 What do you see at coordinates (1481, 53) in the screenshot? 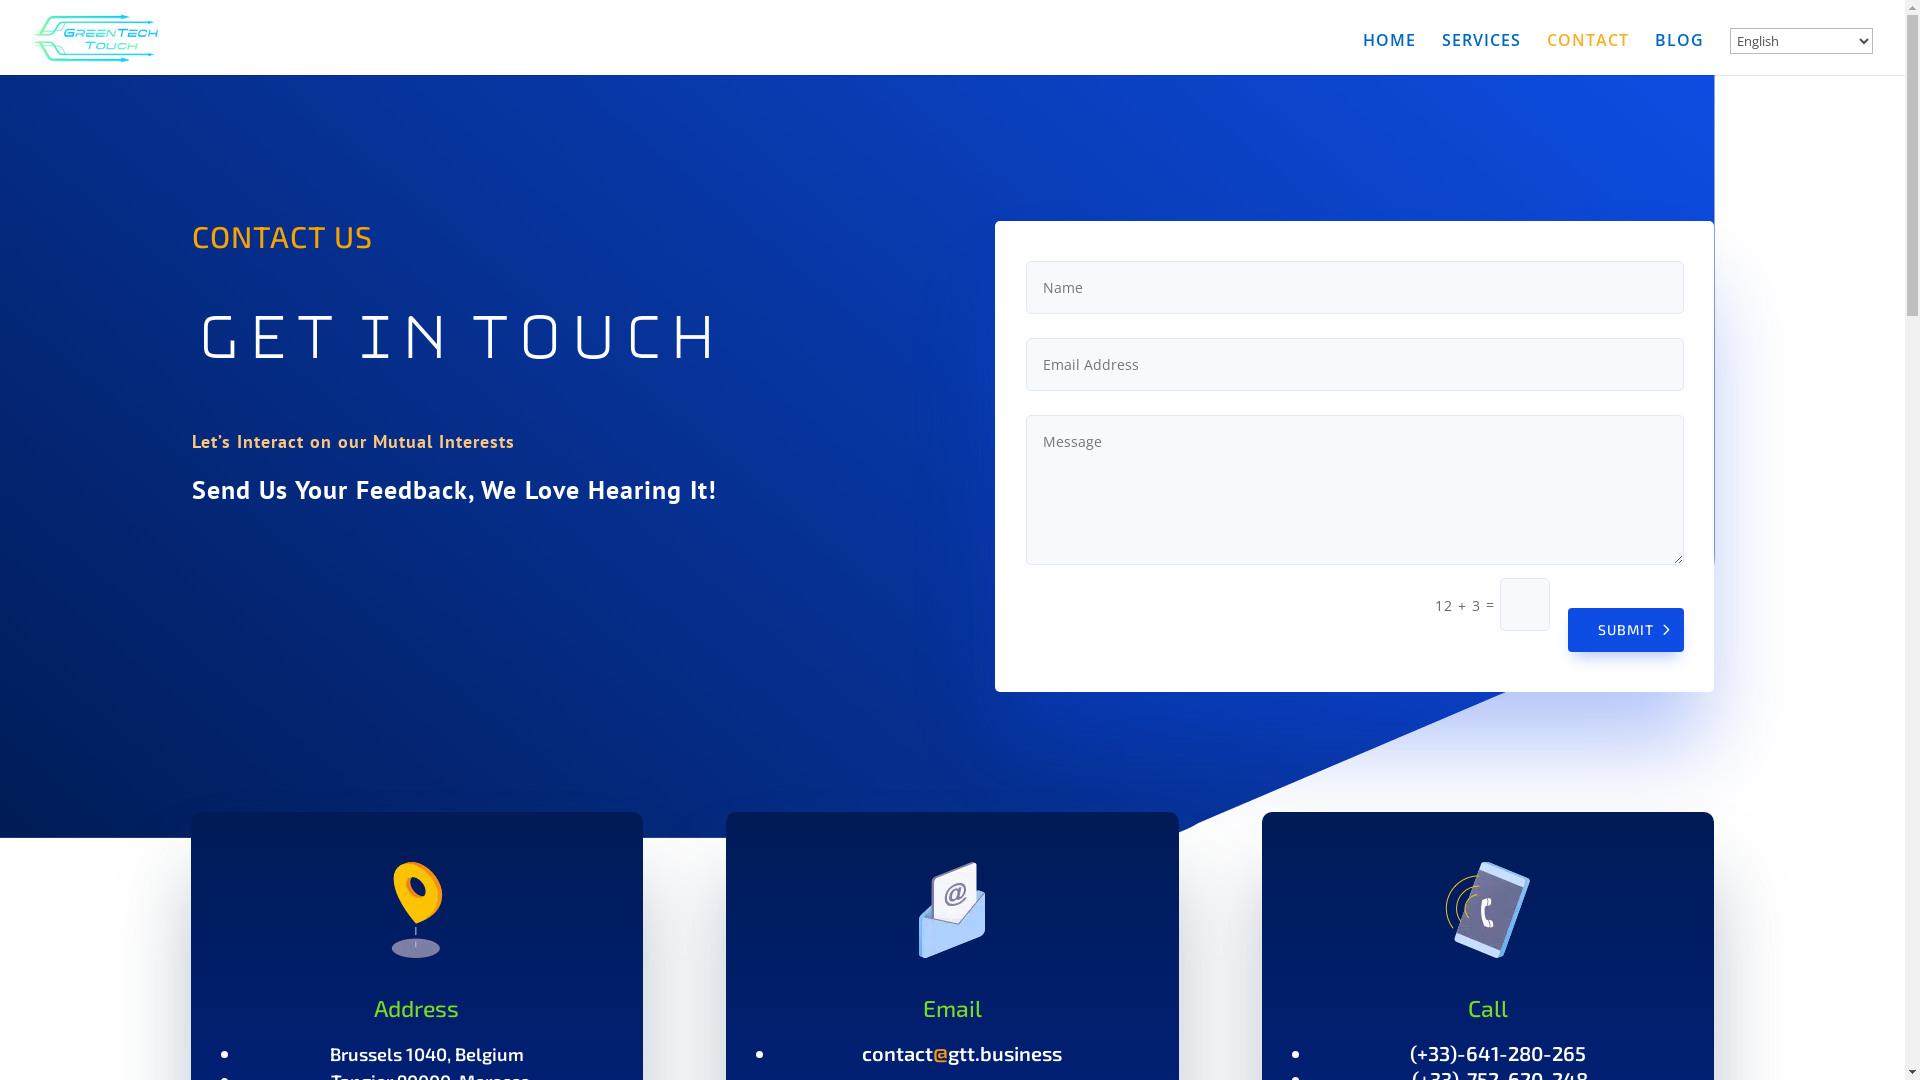
I see `'SERVICES'` at bounding box center [1481, 53].